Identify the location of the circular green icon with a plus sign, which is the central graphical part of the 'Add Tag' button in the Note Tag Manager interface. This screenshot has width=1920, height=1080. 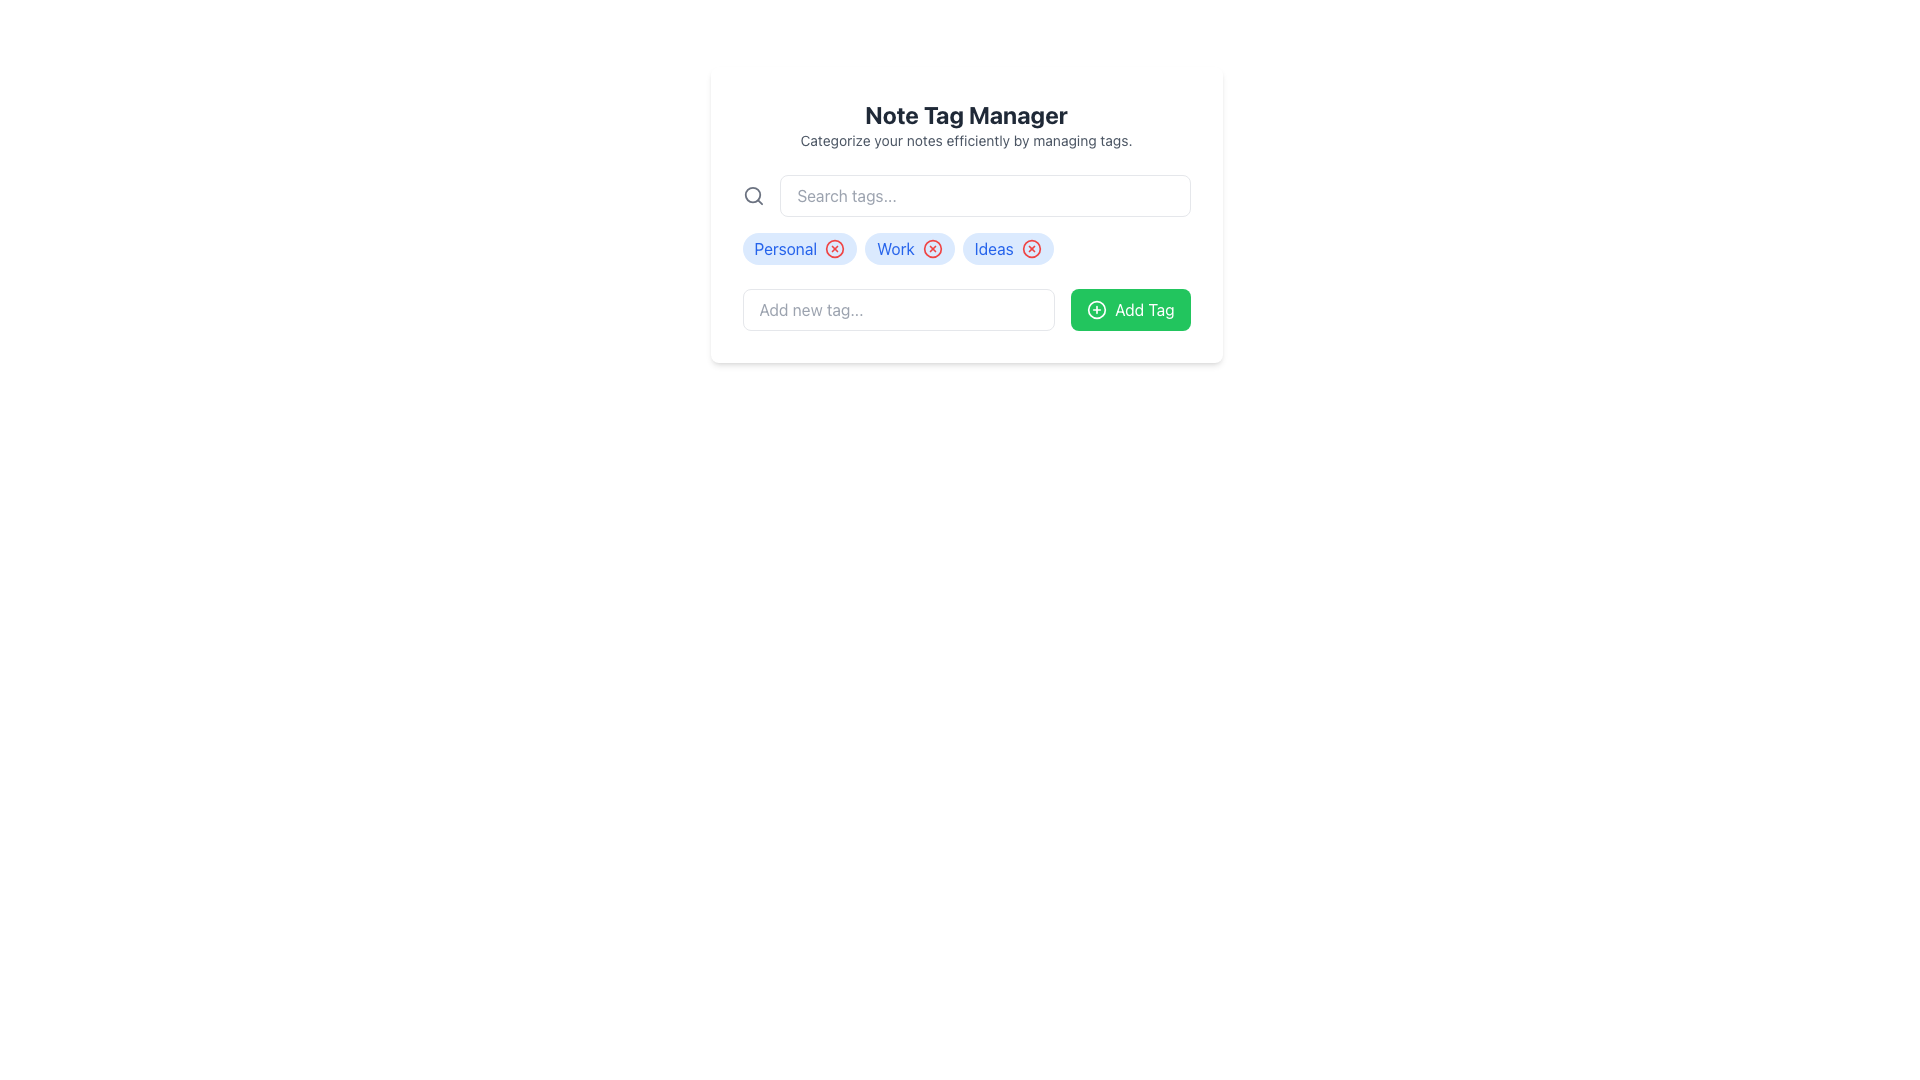
(1096, 309).